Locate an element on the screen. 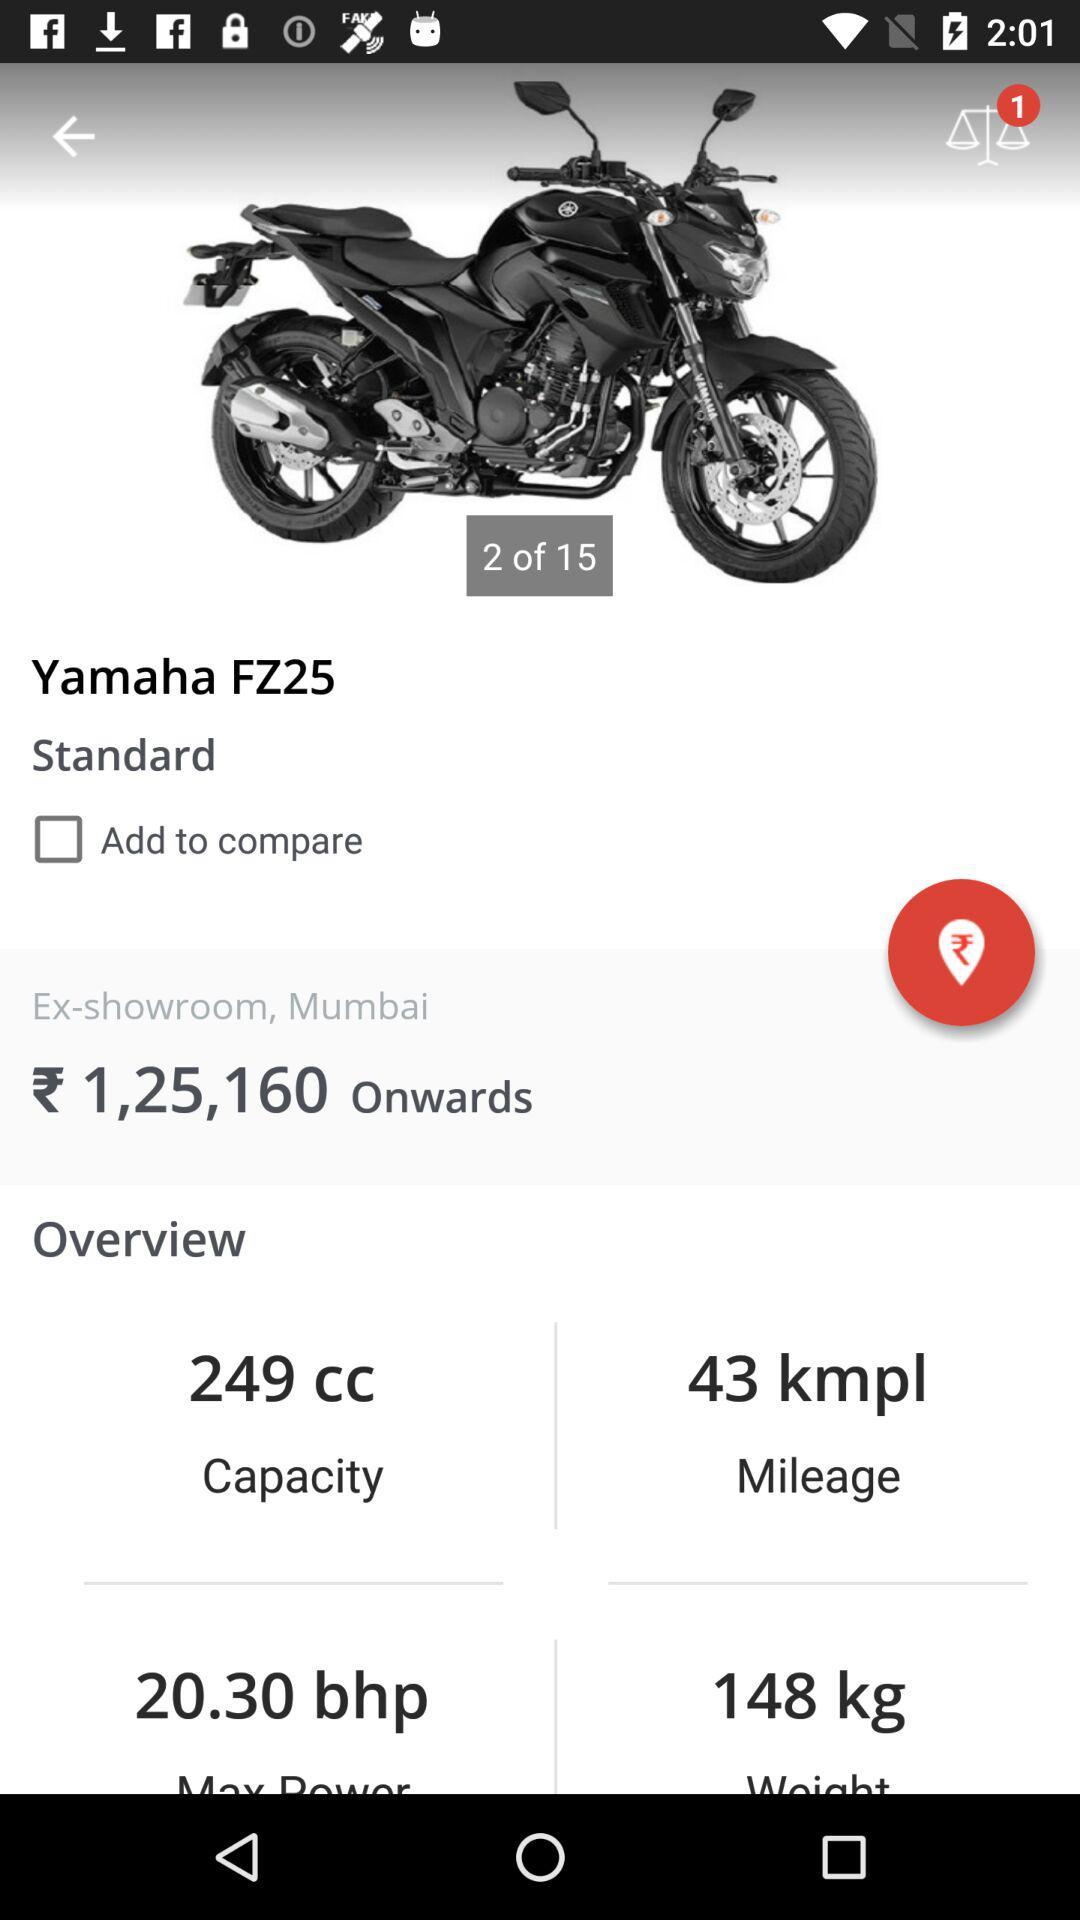 The width and height of the screenshot is (1080, 1920). the item below yamaha fz25 is located at coordinates (960, 951).